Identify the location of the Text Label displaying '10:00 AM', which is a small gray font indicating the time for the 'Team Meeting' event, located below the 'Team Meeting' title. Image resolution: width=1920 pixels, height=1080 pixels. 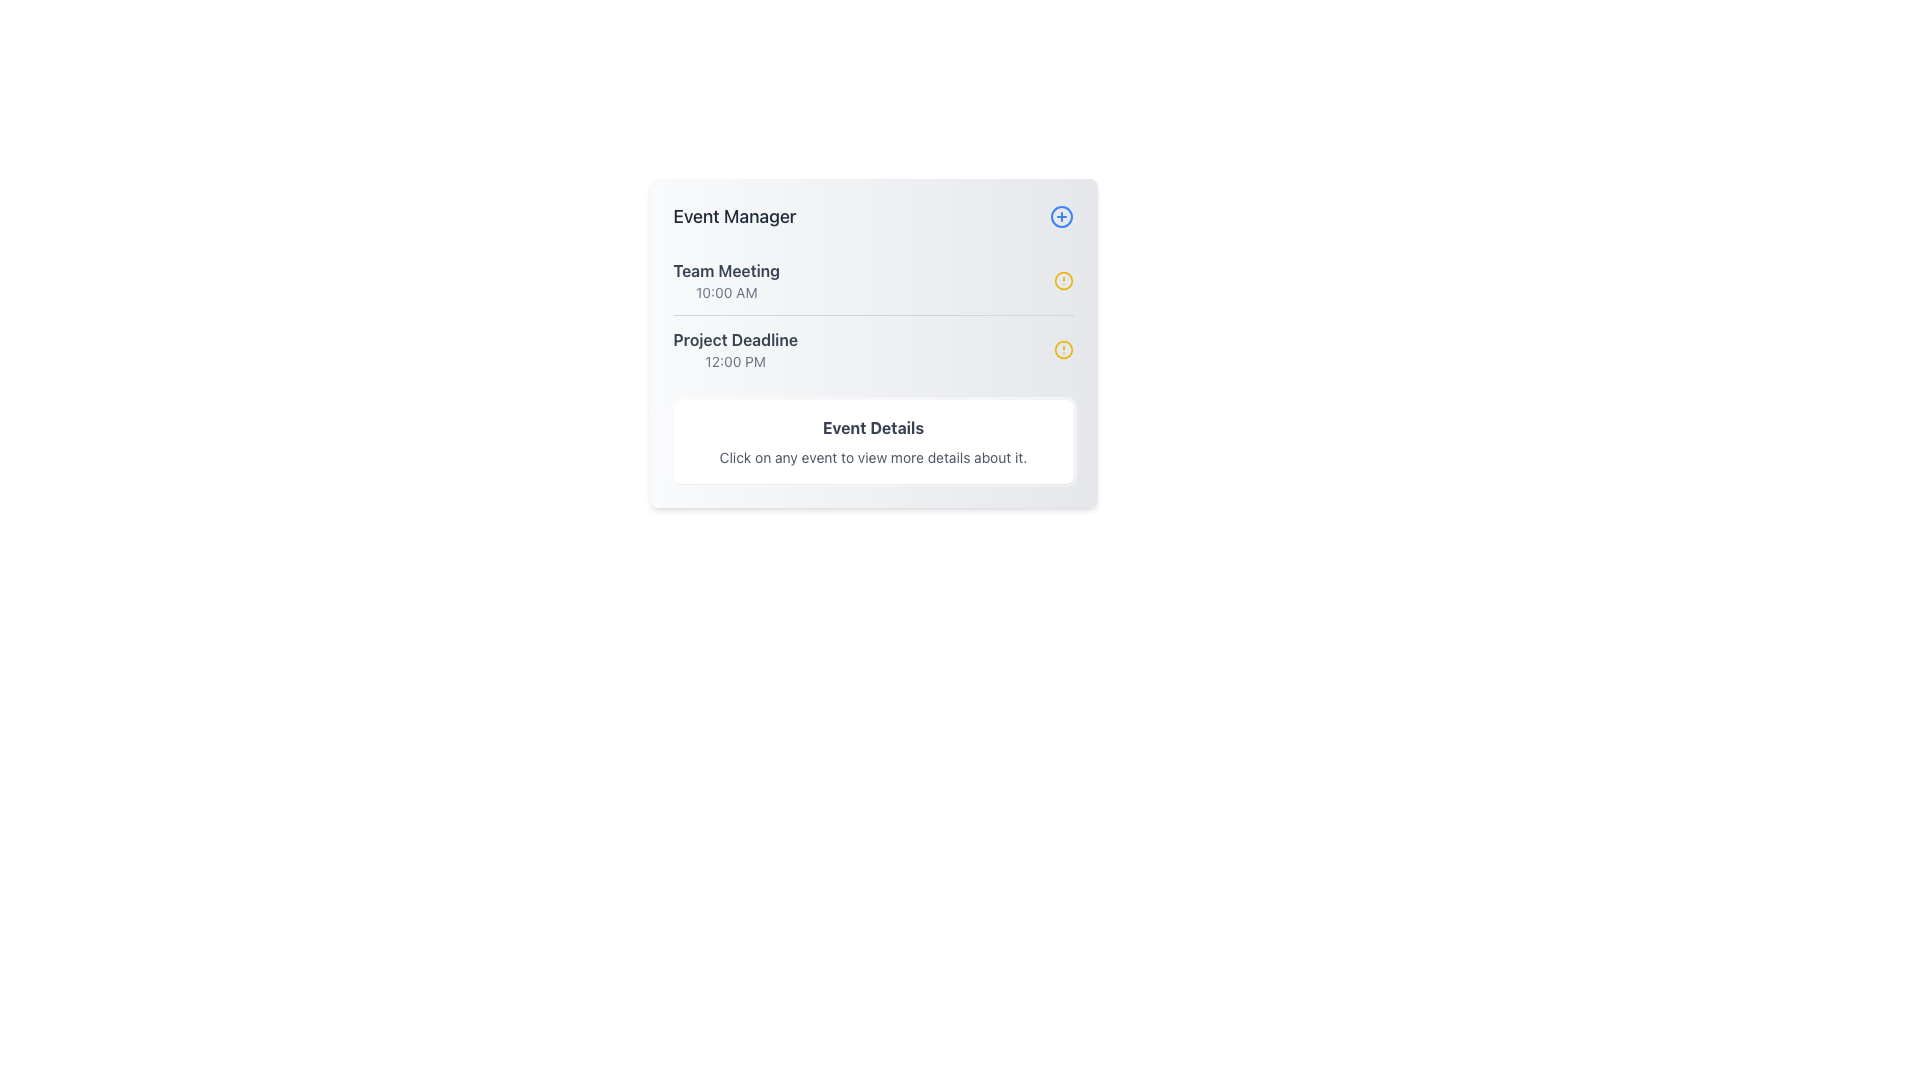
(725, 293).